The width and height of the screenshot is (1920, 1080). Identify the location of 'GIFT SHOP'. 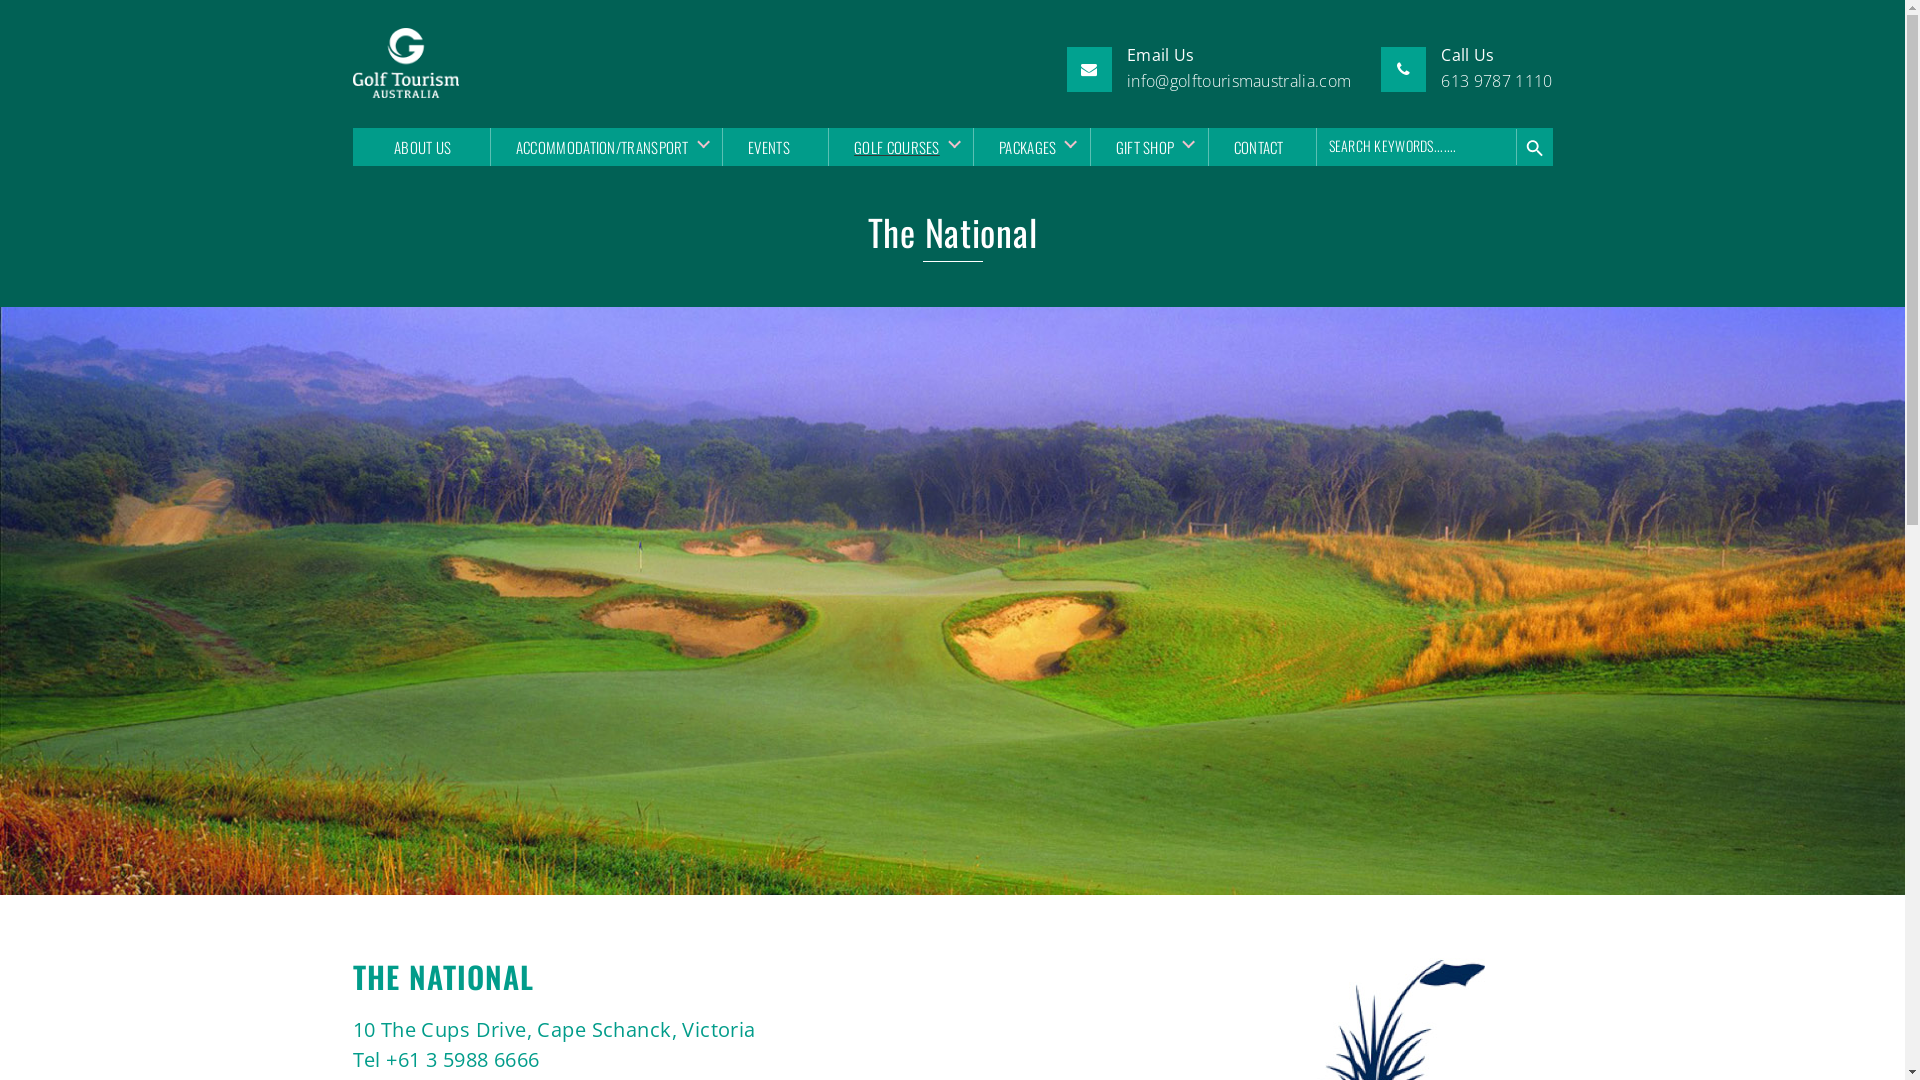
(1142, 145).